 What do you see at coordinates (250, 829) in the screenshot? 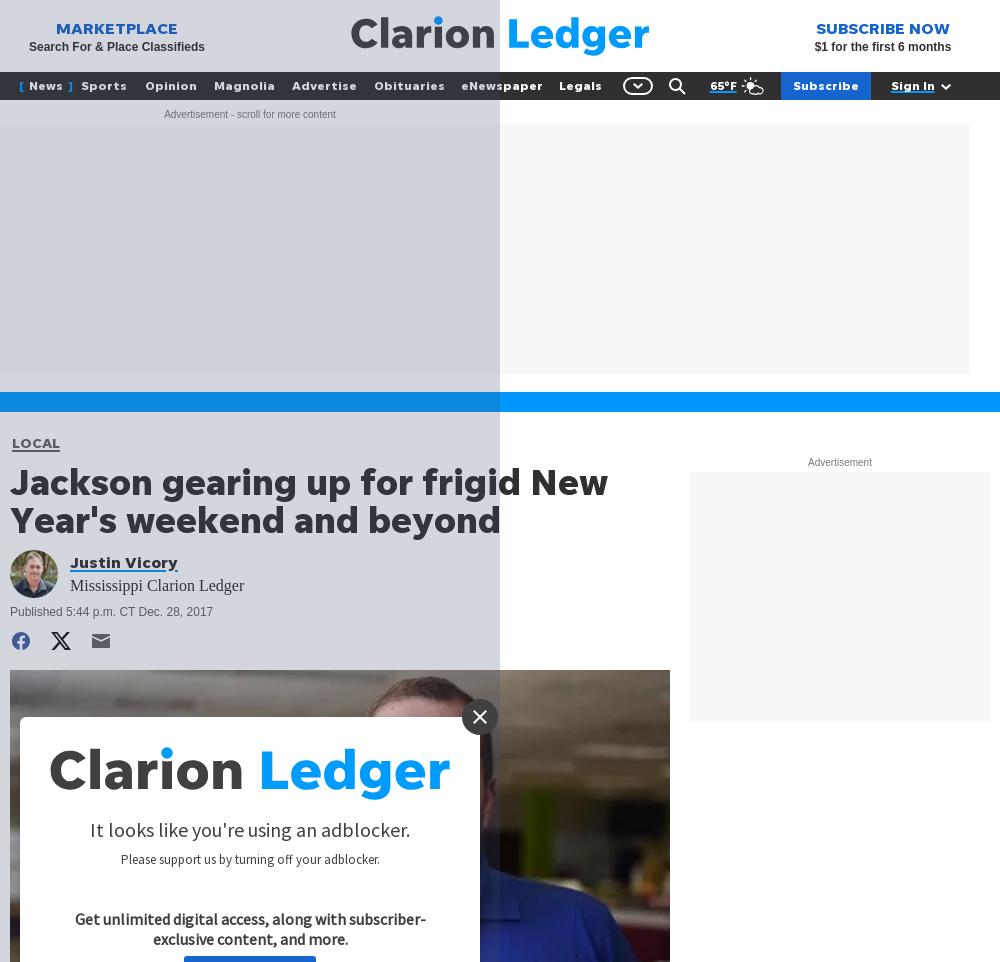
I see `'It looks like you're using an adblocker.'` at bounding box center [250, 829].